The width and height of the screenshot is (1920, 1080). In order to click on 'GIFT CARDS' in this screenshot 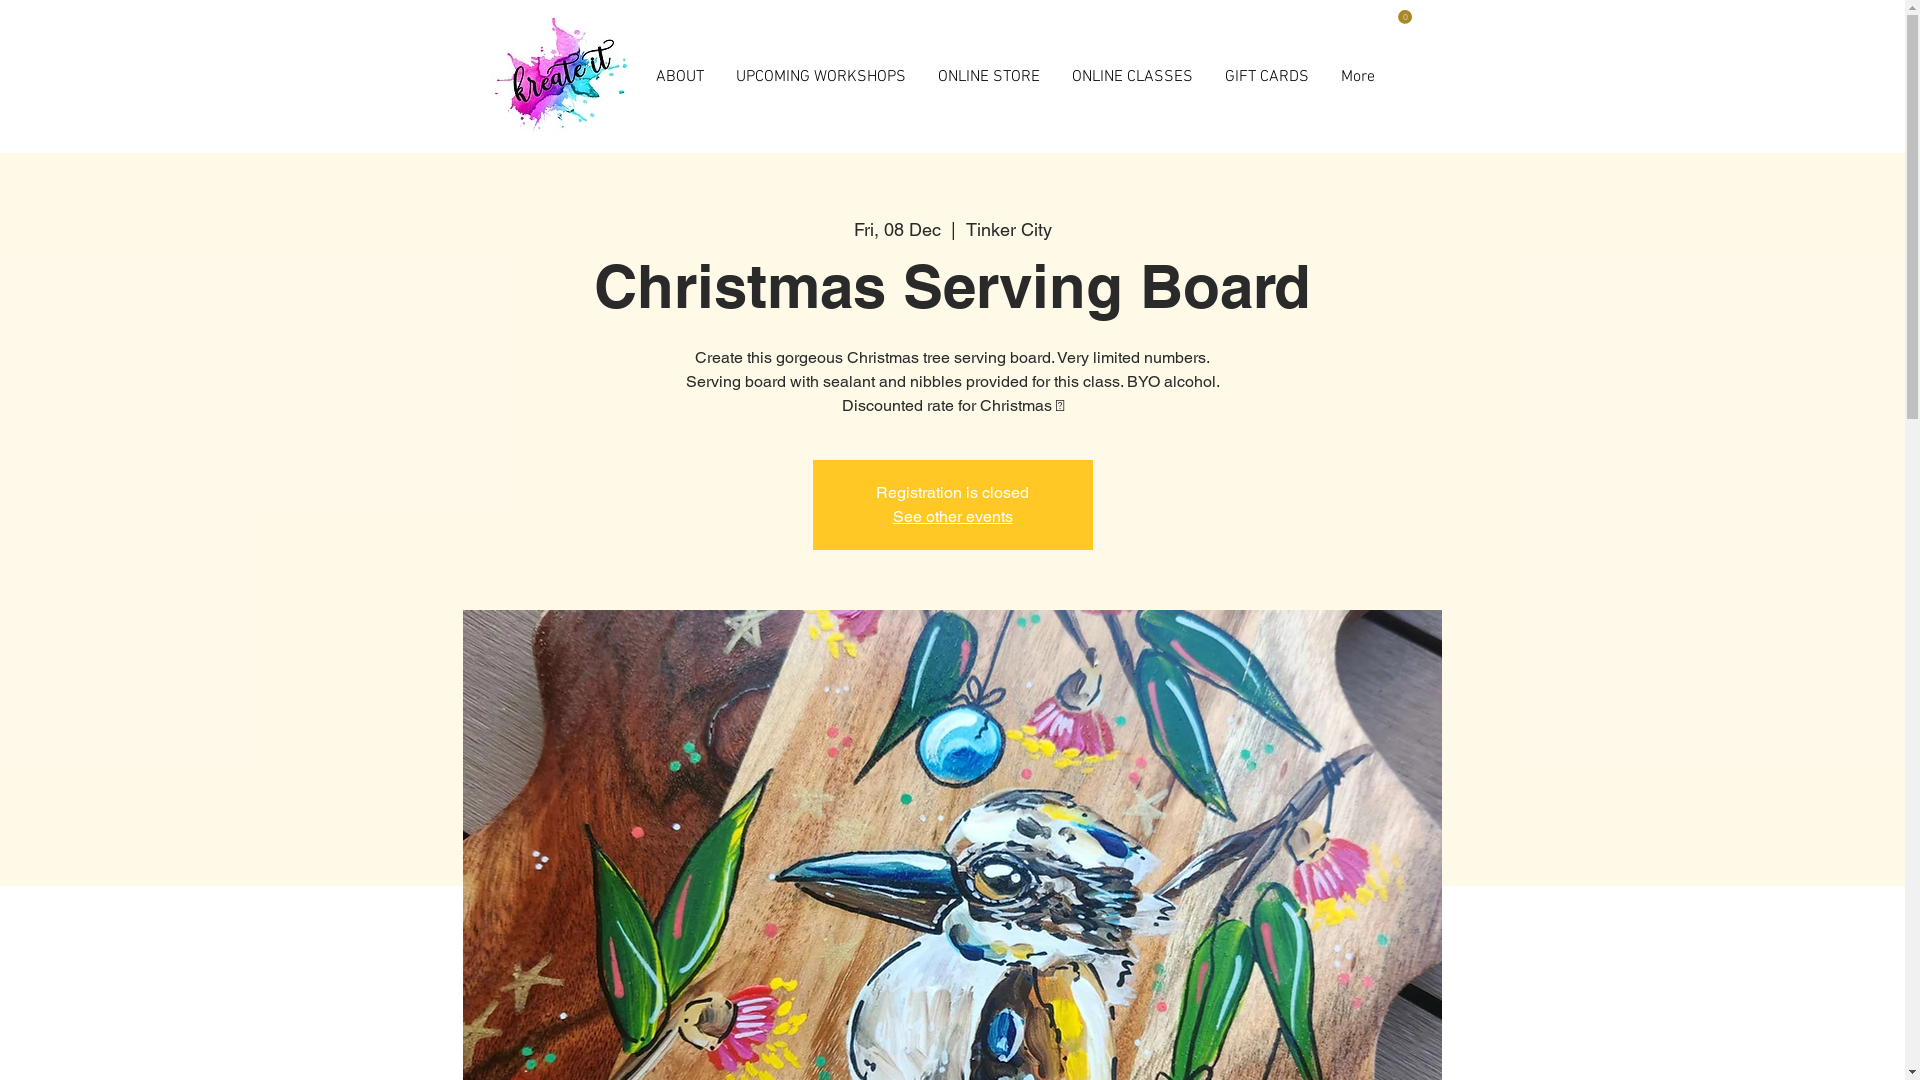, I will do `click(1266, 76)`.